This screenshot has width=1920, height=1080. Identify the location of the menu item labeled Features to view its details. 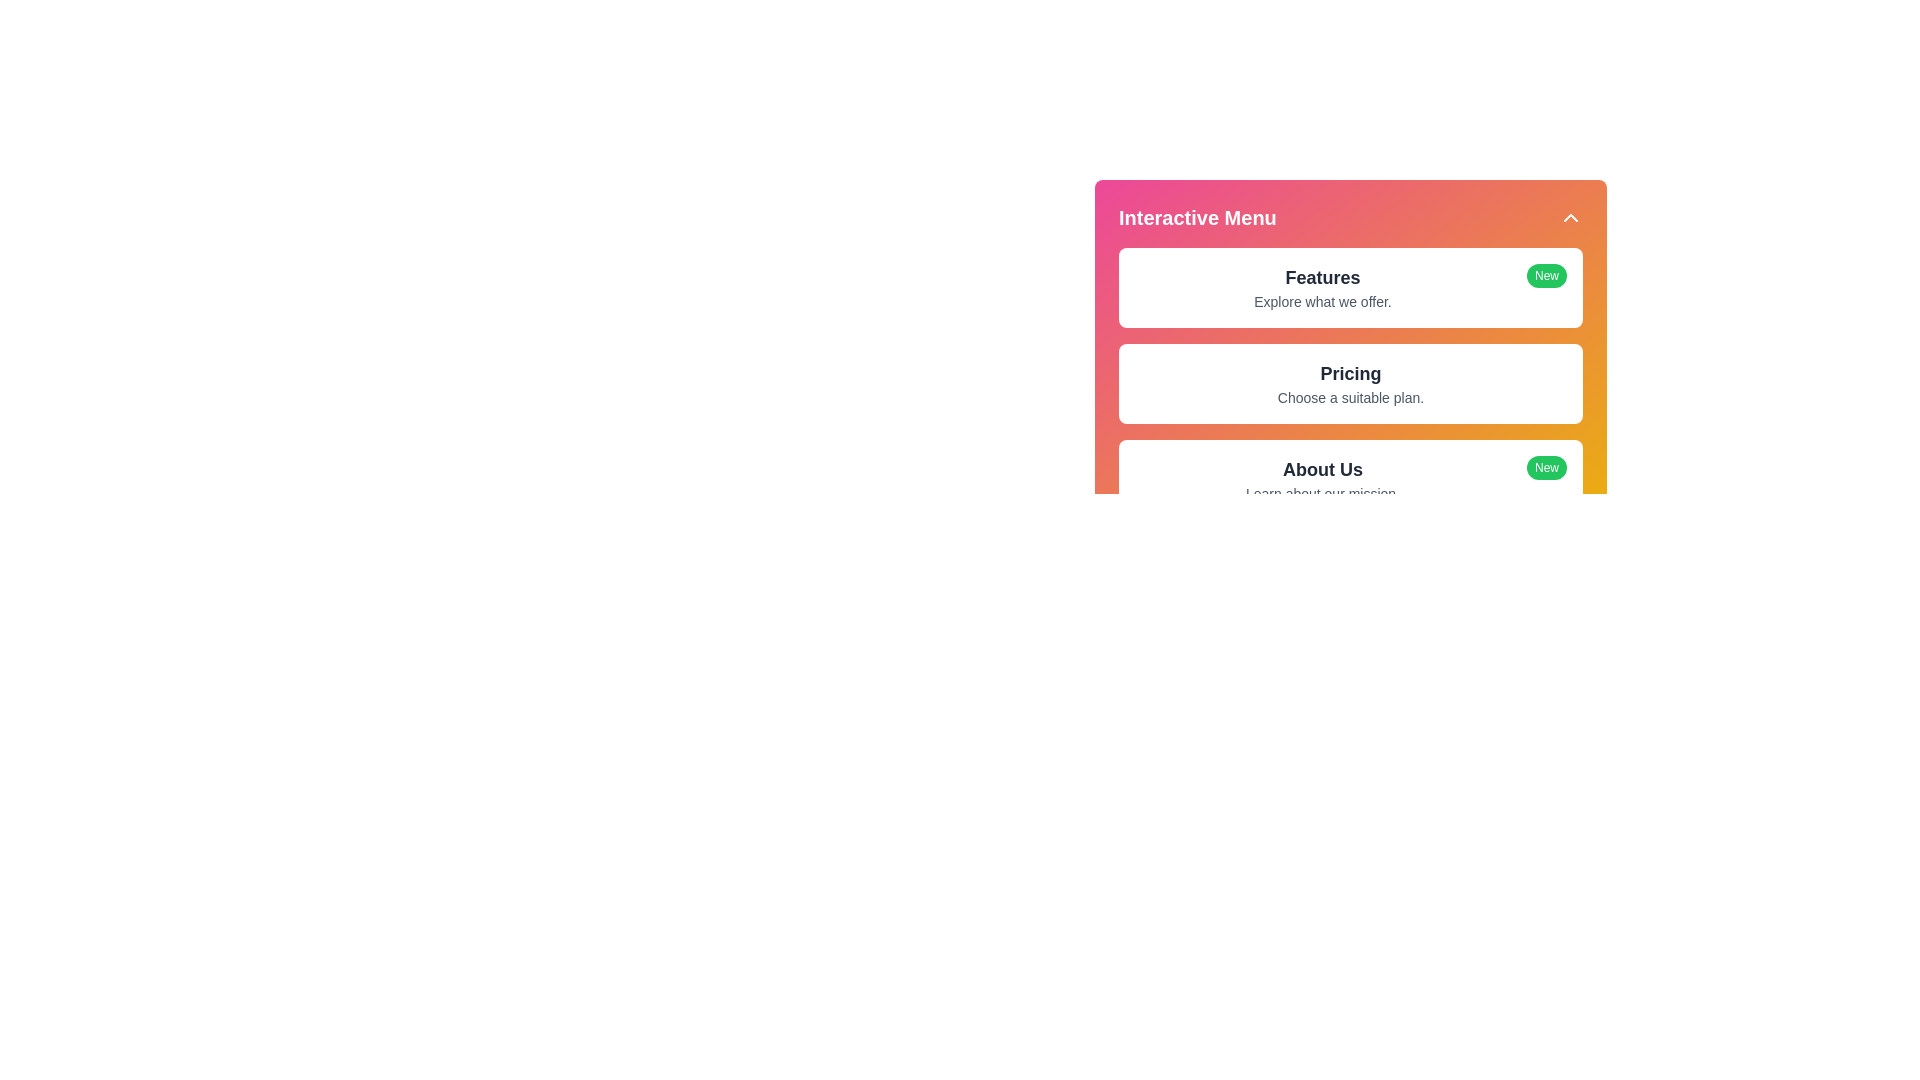
(1323, 277).